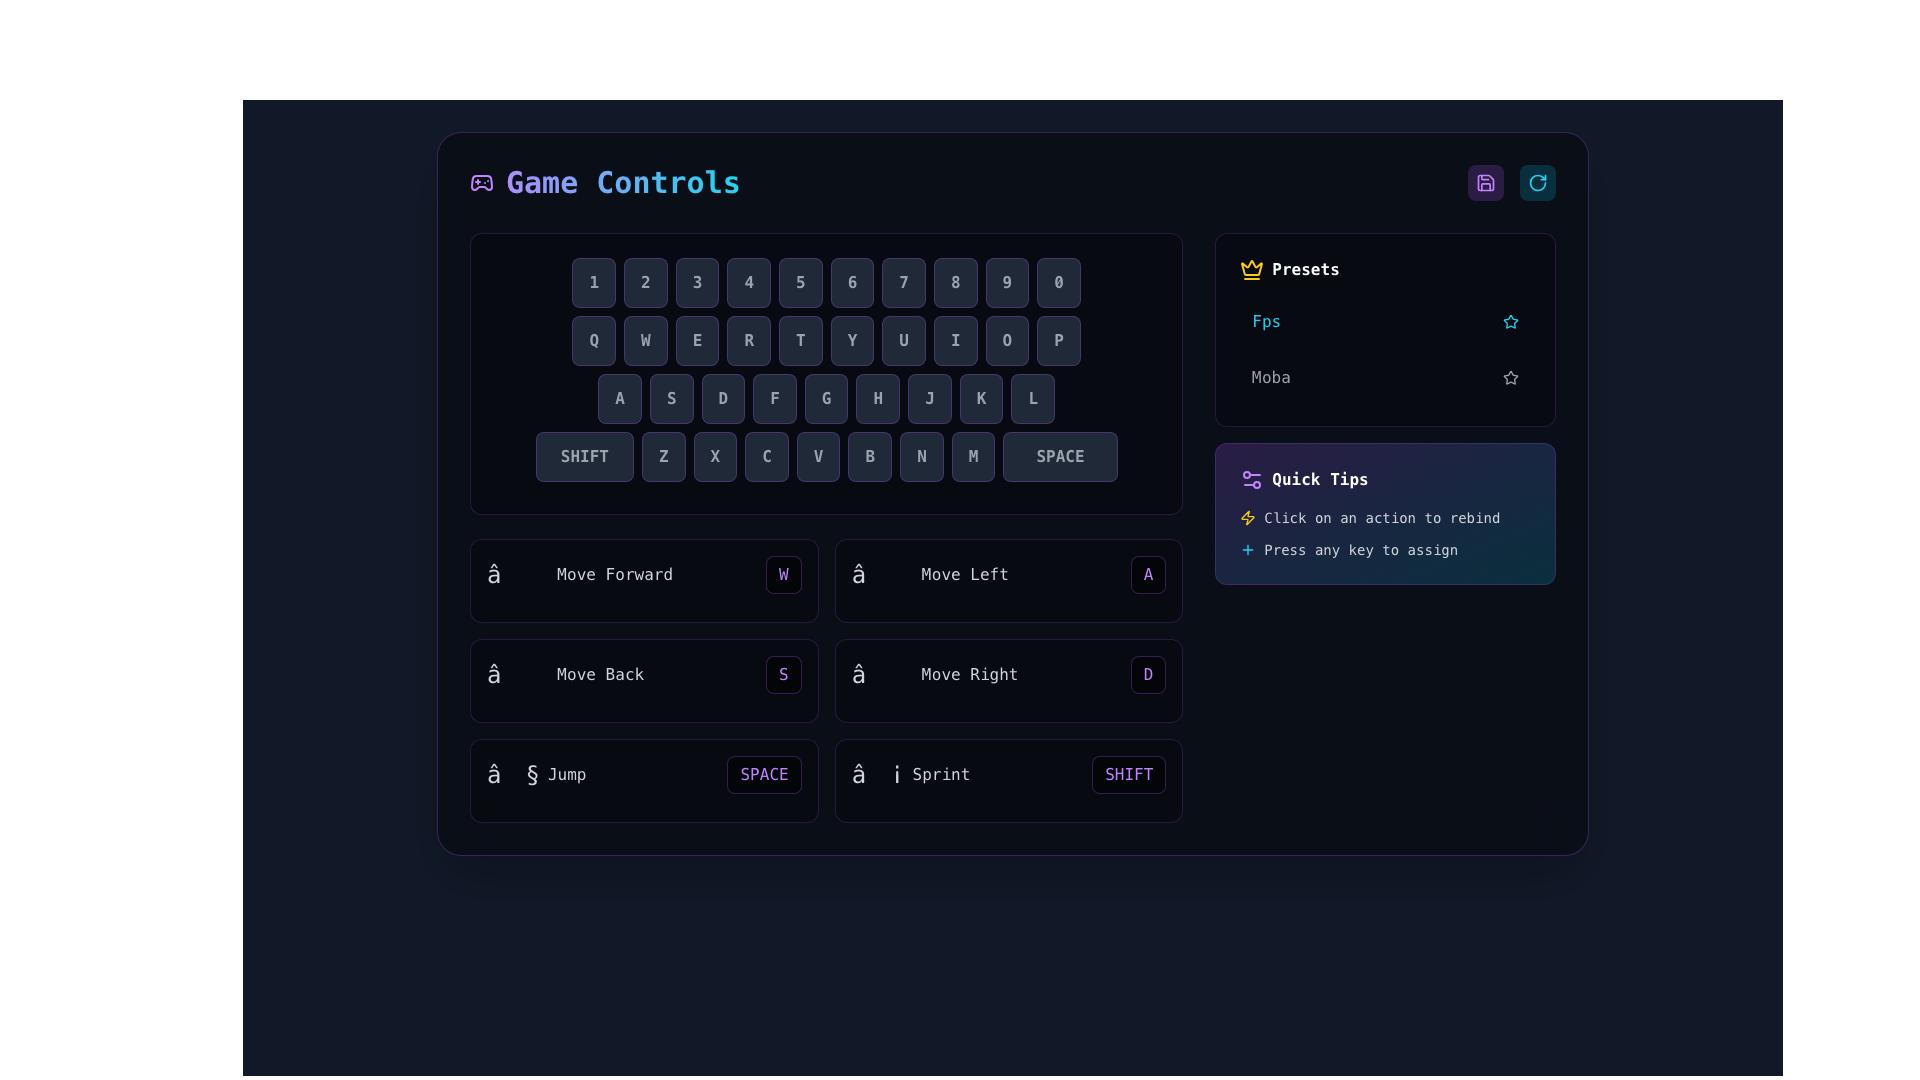 This screenshot has width=1920, height=1080. Describe the element at coordinates (564, 675) in the screenshot. I see `the label indicating the functionality of moving backward in the game control settings, which is located in the lower-left section of the control panel, beneath the 'Move Forward' control` at that location.